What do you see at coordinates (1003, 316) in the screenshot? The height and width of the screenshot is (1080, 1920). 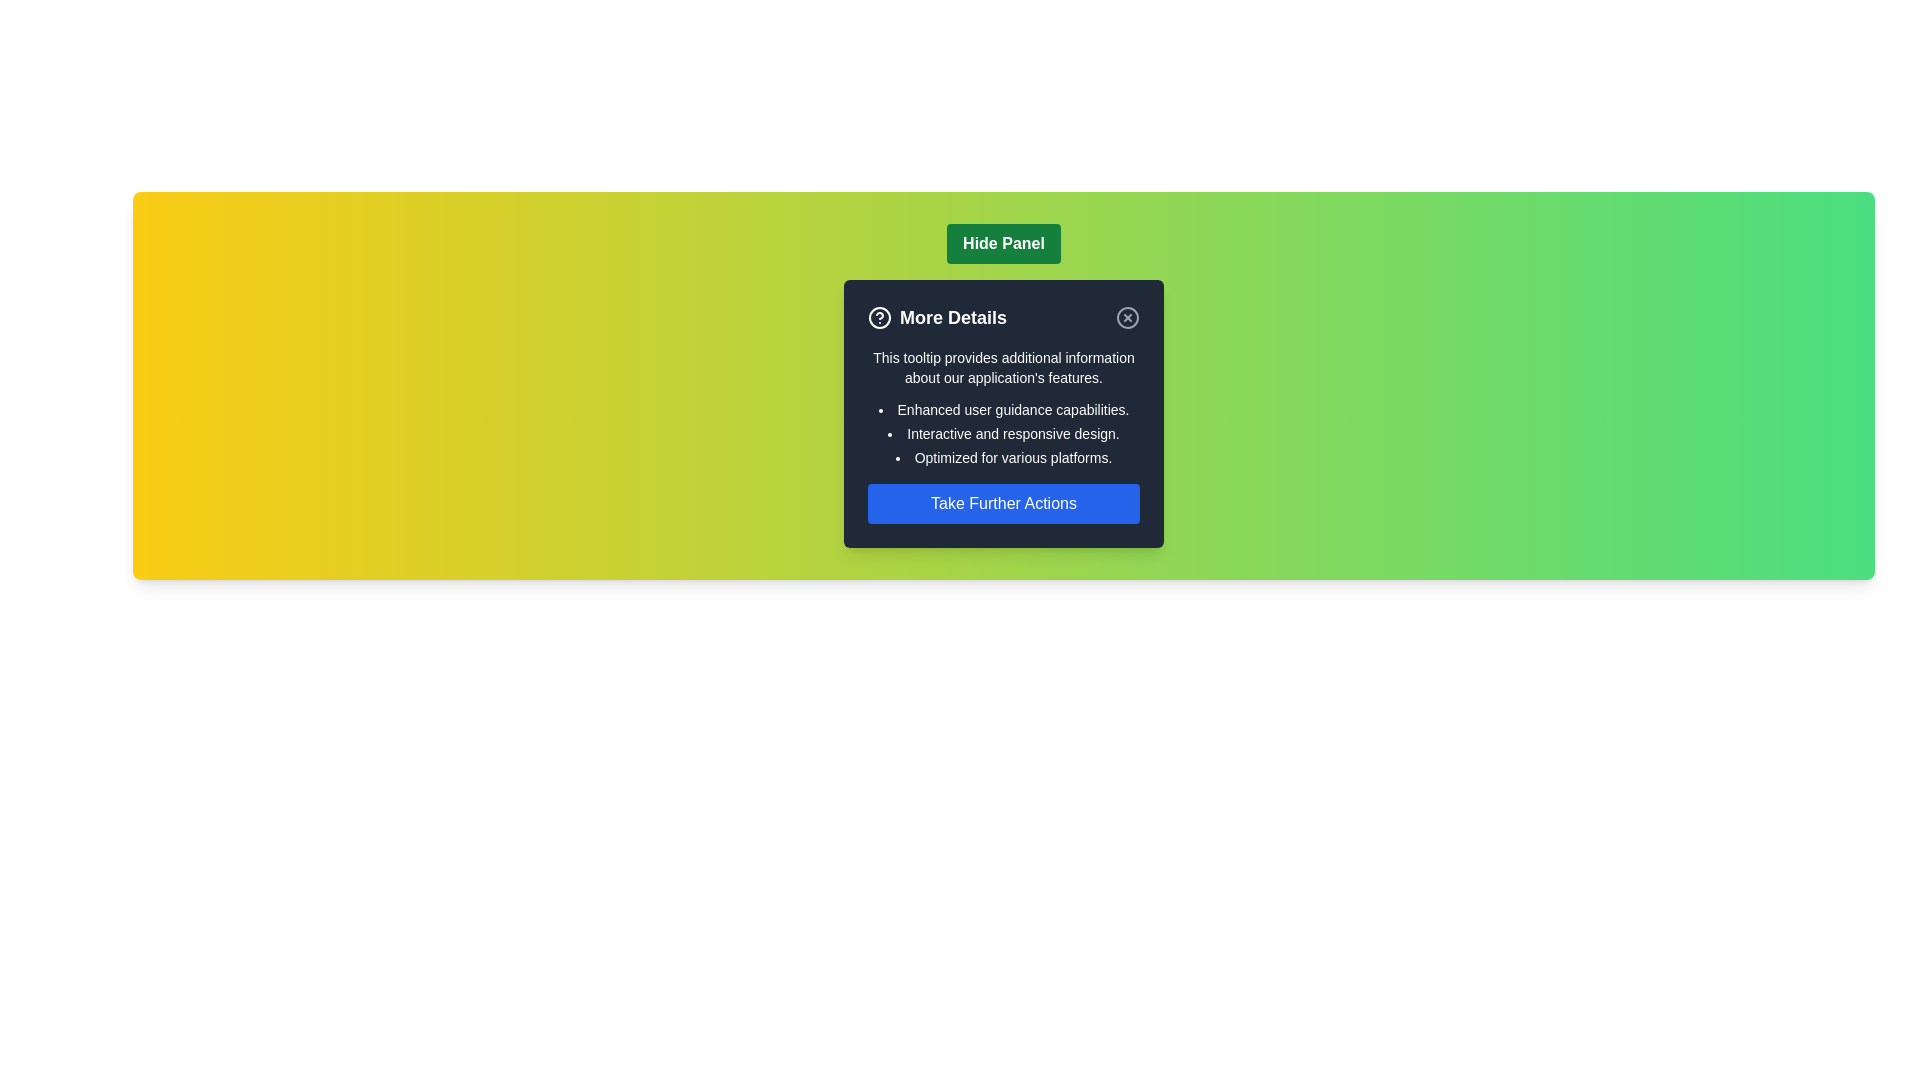 I see `text 'More Details' in the label section that features a question mark icon on the left and a close icon on the right, which is styled with bold typography on a dark background` at bounding box center [1003, 316].